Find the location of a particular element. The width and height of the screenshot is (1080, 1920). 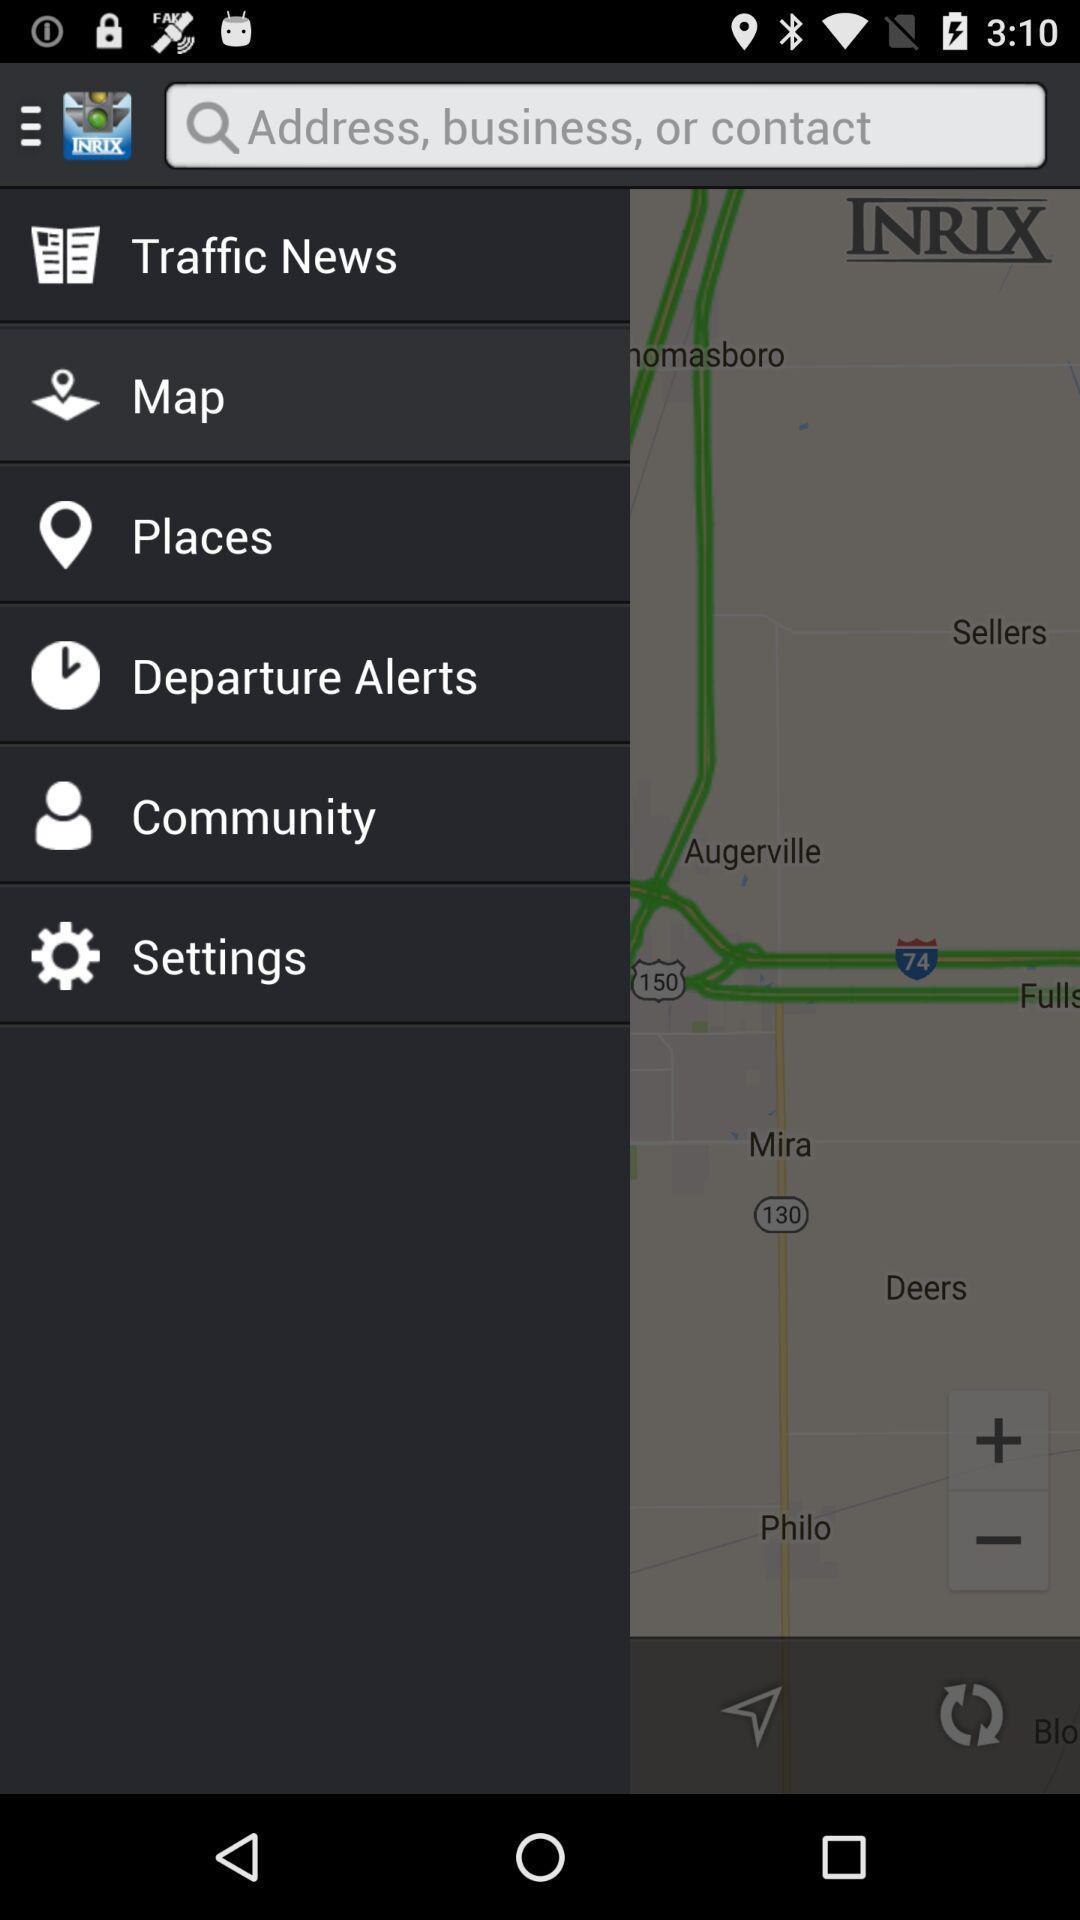

the departure alerts is located at coordinates (304, 675).